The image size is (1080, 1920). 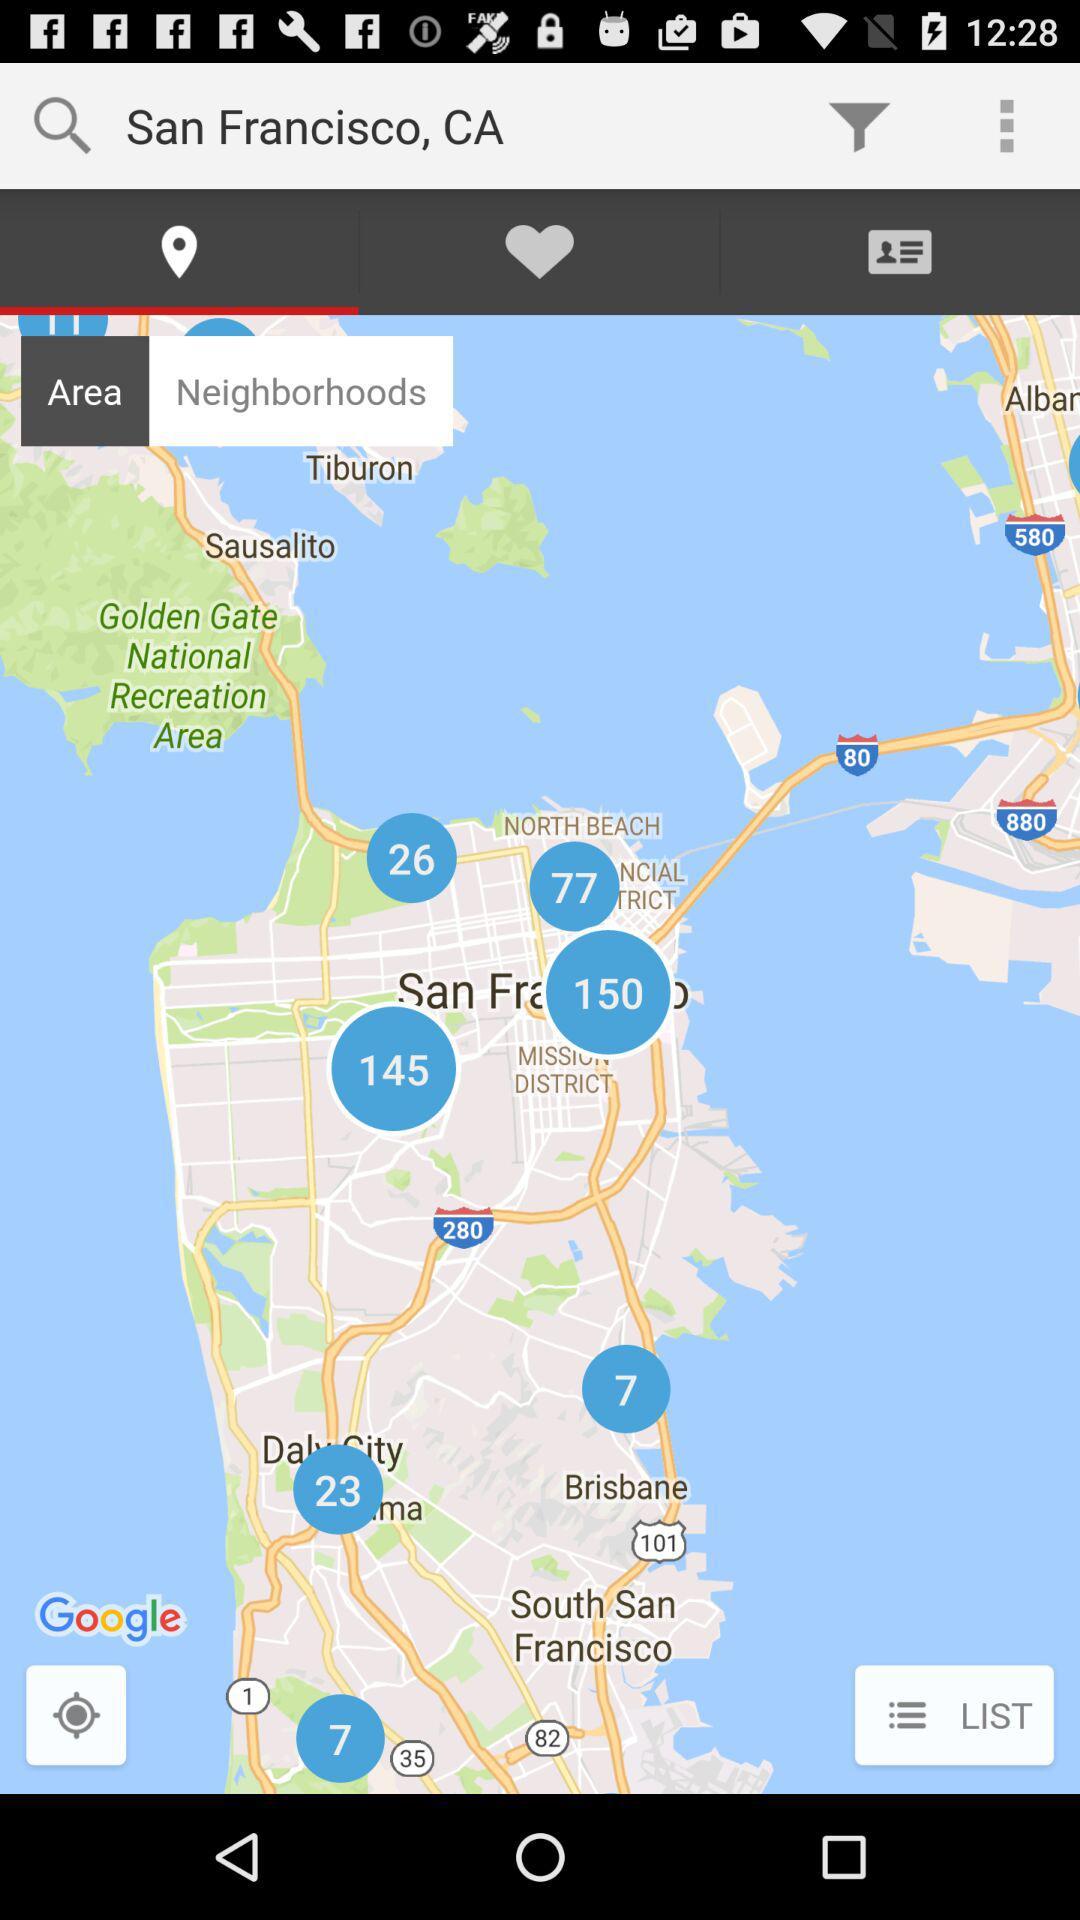 What do you see at coordinates (953, 1716) in the screenshot?
I see `the list icon` at bounding box center [953, 1716].